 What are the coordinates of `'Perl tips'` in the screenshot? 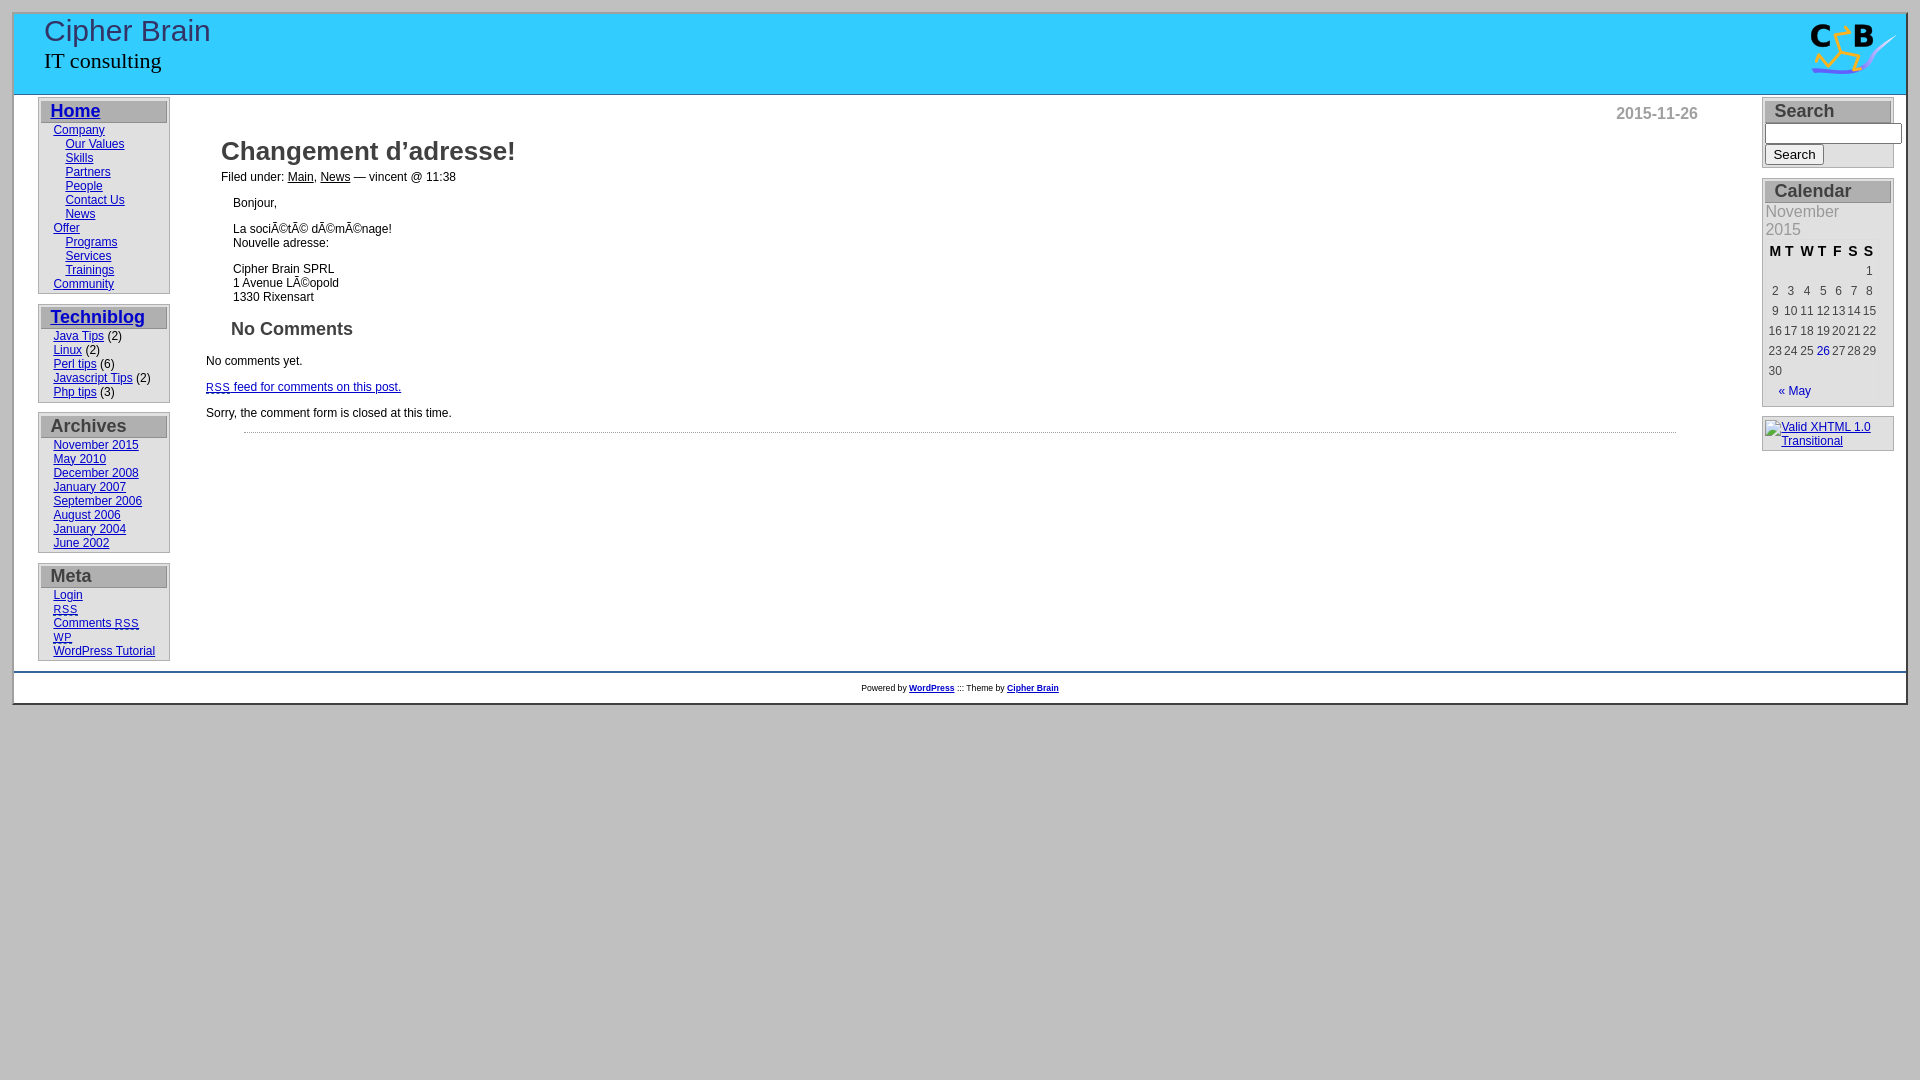 It's located at (74, 363).